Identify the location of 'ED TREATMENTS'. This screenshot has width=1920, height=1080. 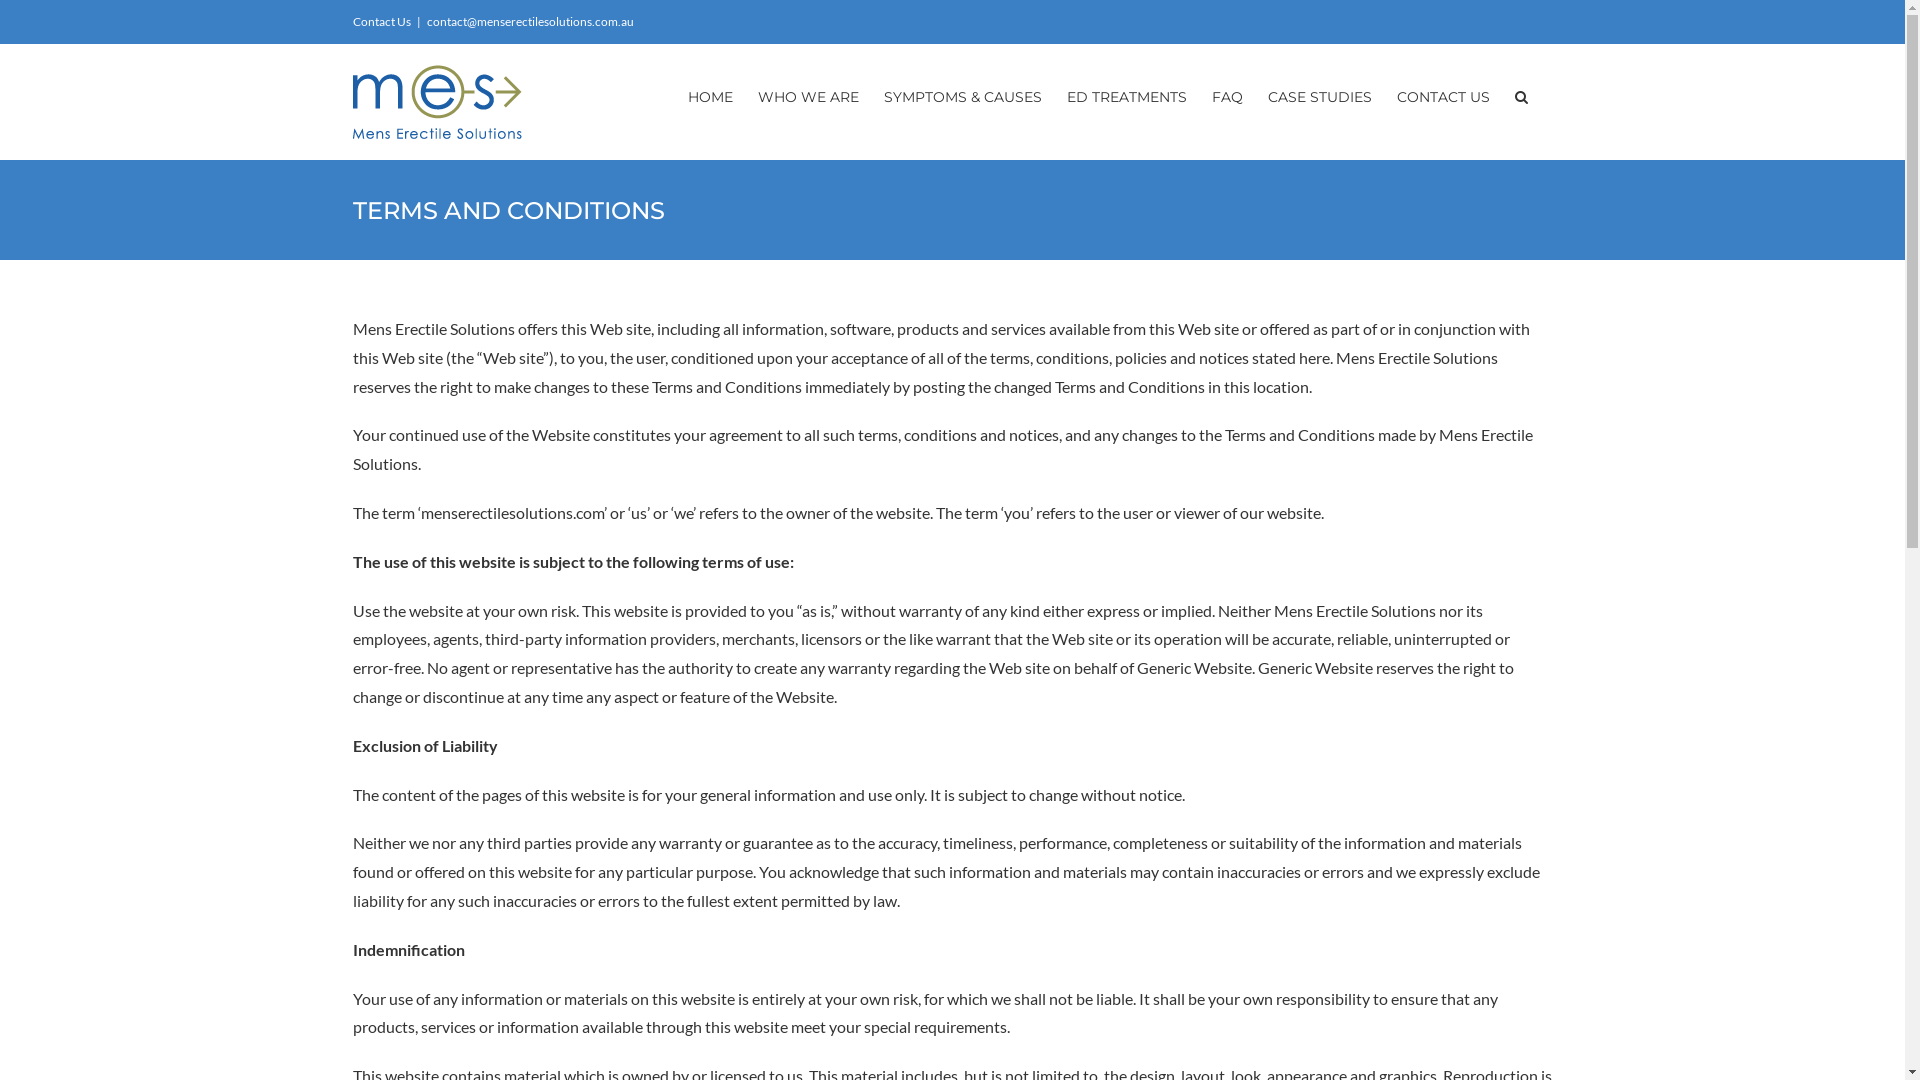
(1126, 96).